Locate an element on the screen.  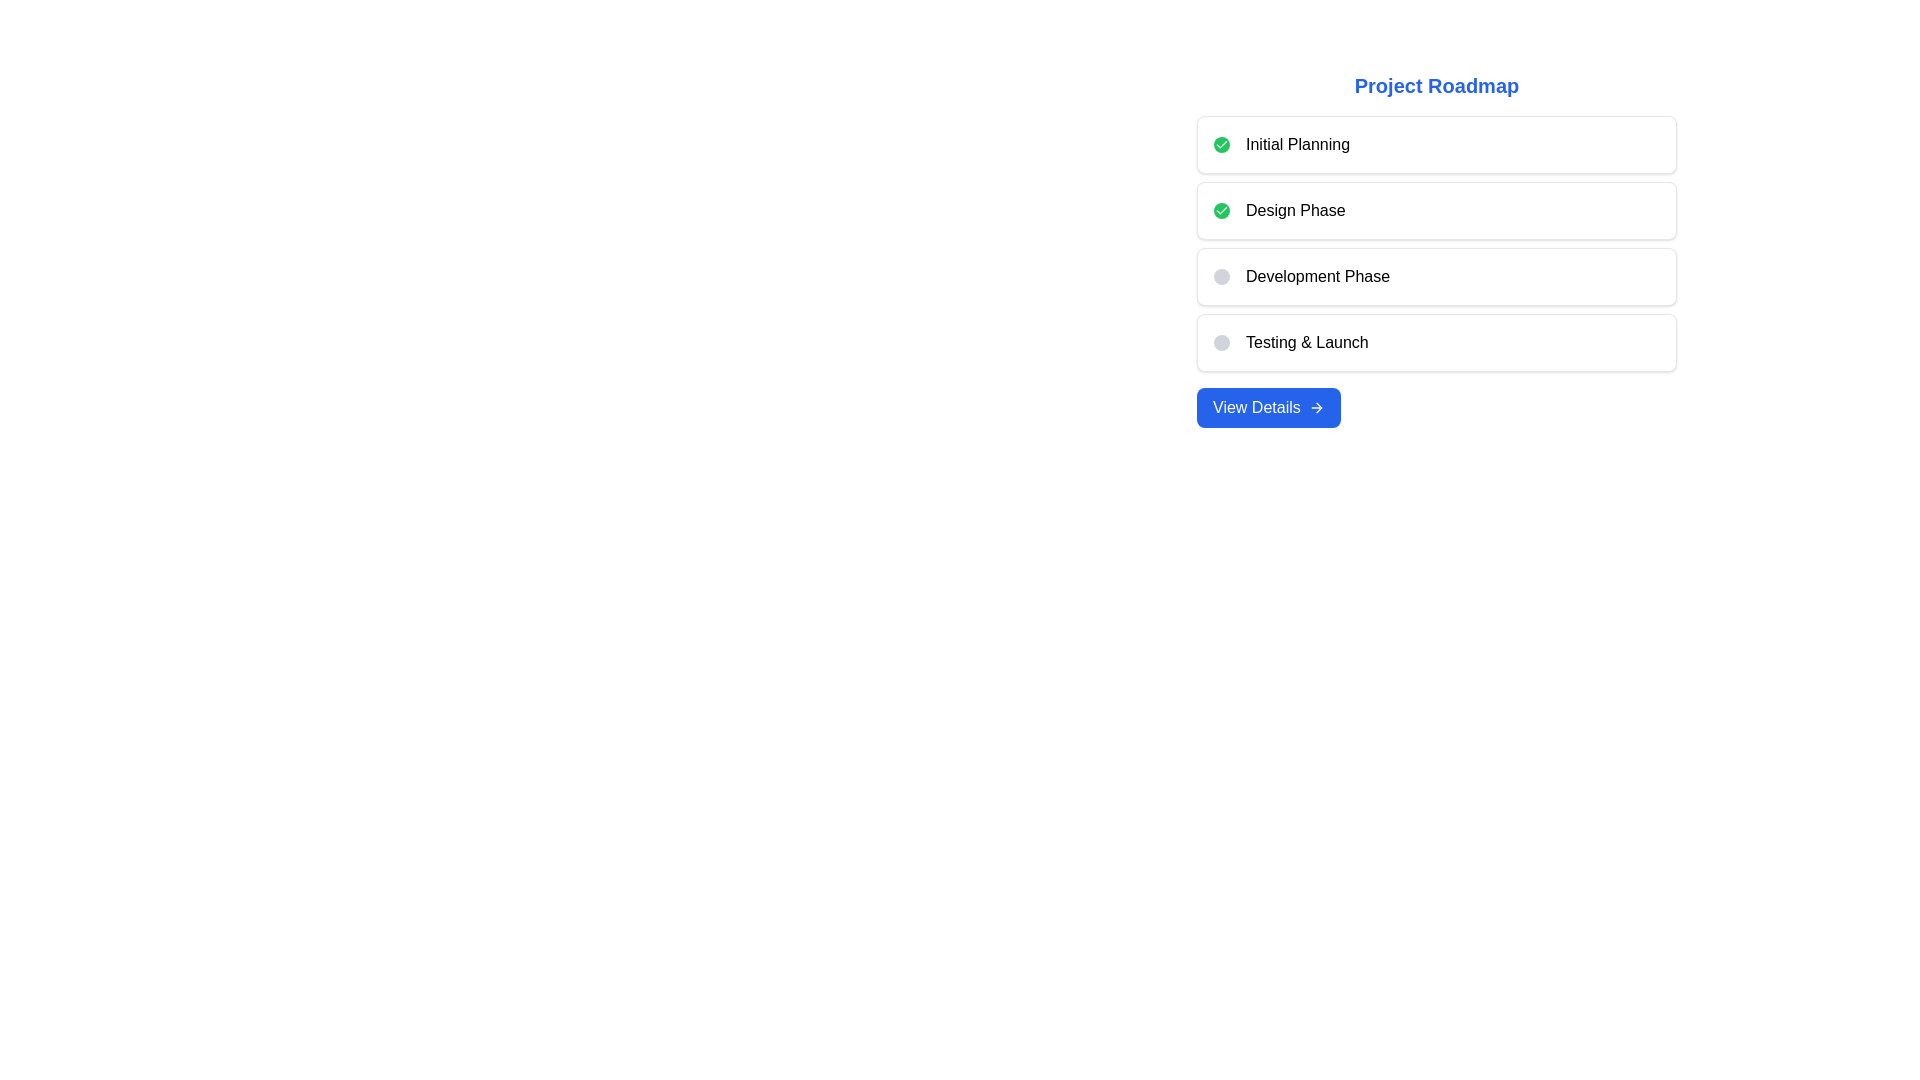
the rectangular button with a blue background and 'View Details' text, located at the bottom of the 'Project Roadmap' section for visual feedback is located at coordinates (1267, 407).